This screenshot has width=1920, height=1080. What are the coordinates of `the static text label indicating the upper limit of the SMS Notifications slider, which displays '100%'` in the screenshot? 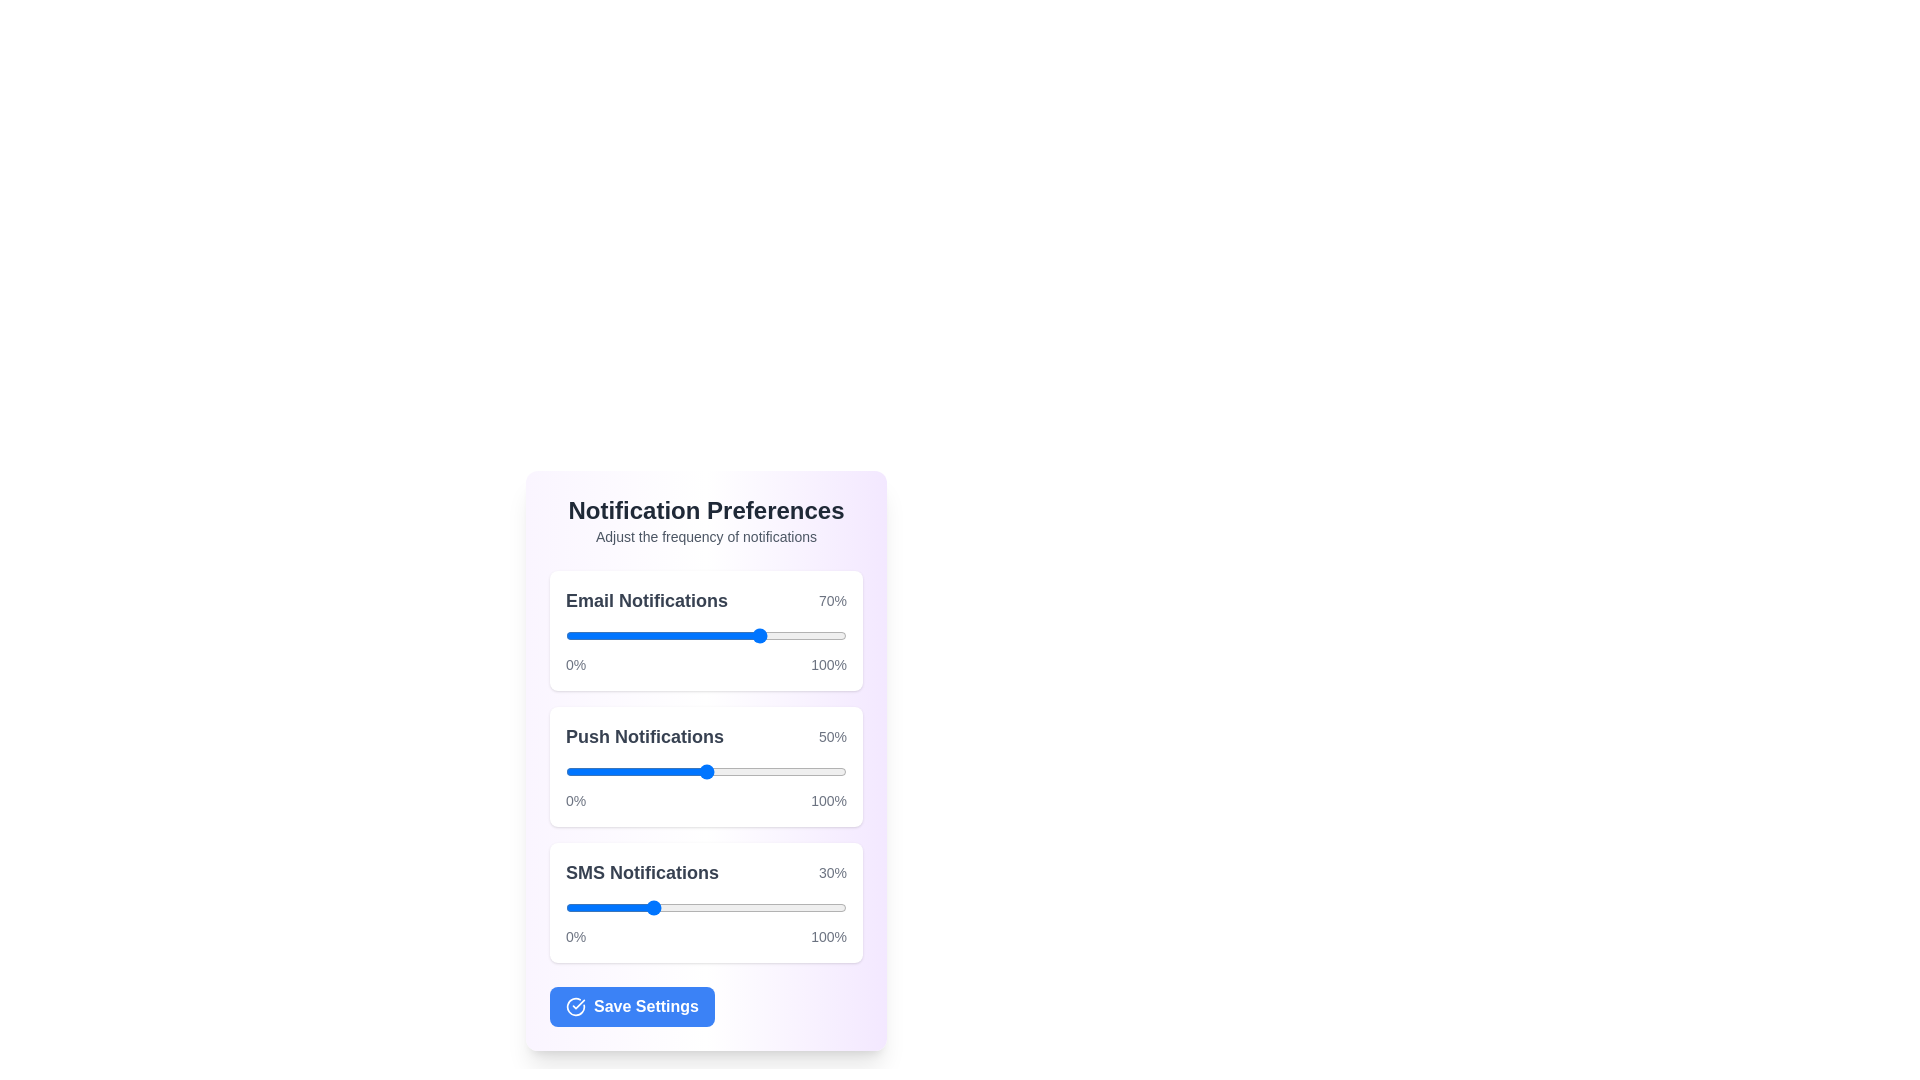 It's located at (829, 937).